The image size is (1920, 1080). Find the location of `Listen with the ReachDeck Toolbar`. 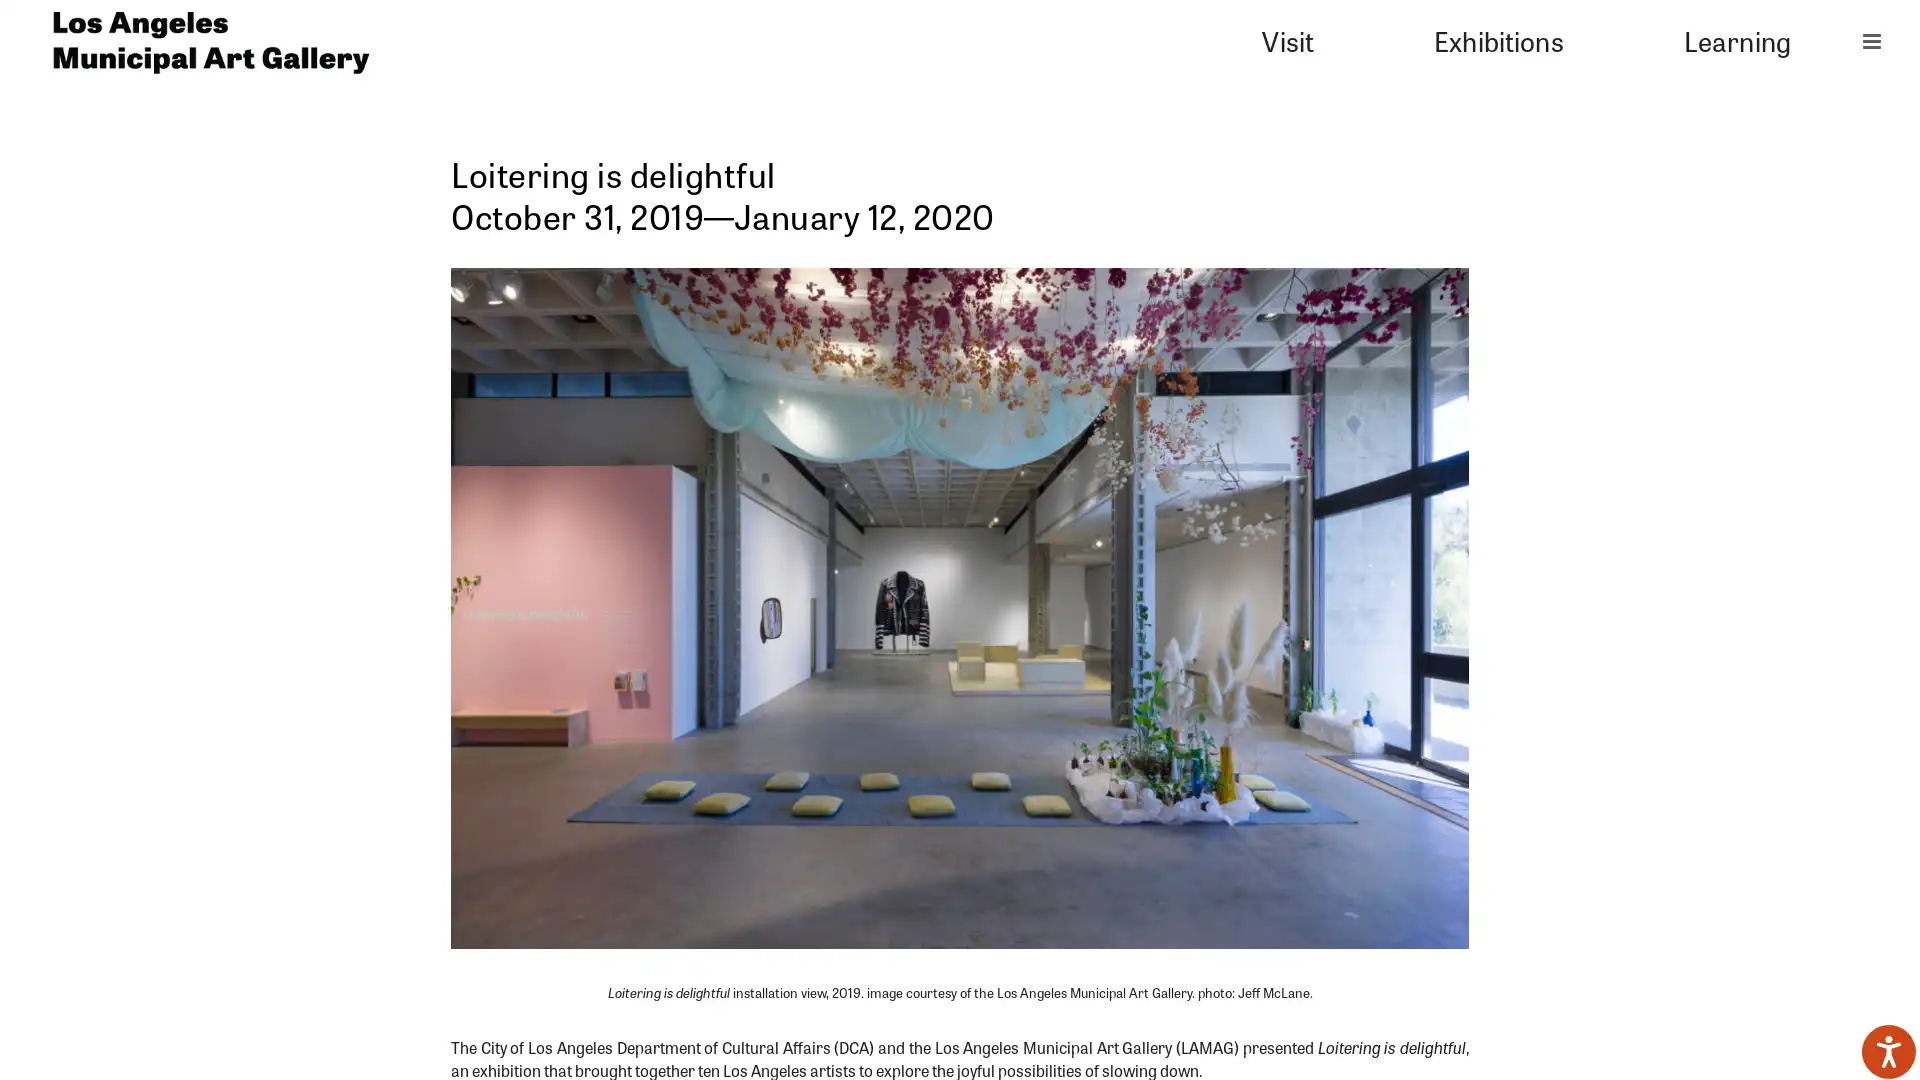

Listen with the ReachDeck Toolbar is located at coordinates (1888, 1051).